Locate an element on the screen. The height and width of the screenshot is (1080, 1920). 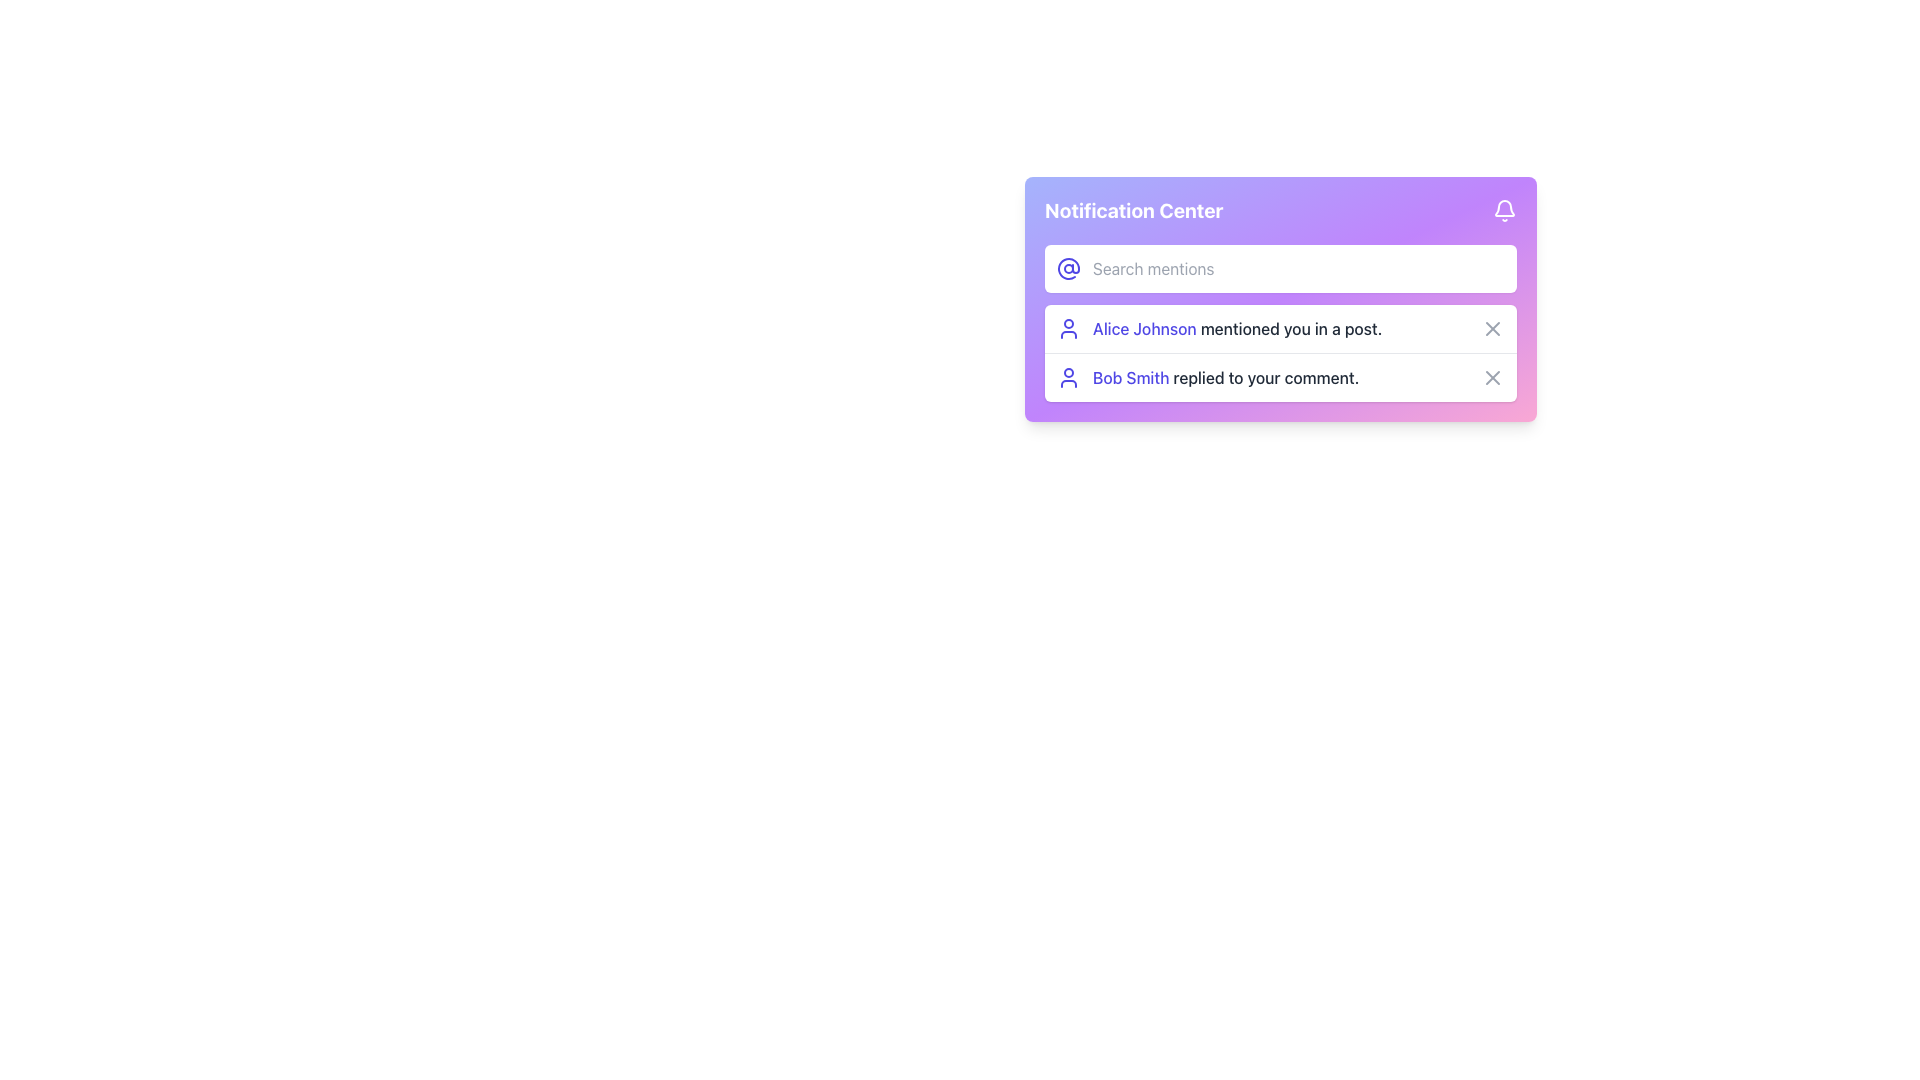
the dismiss button located within the notification for 'Alice Johnson mentioned you in a post' is located at coordinates (1492, 327).